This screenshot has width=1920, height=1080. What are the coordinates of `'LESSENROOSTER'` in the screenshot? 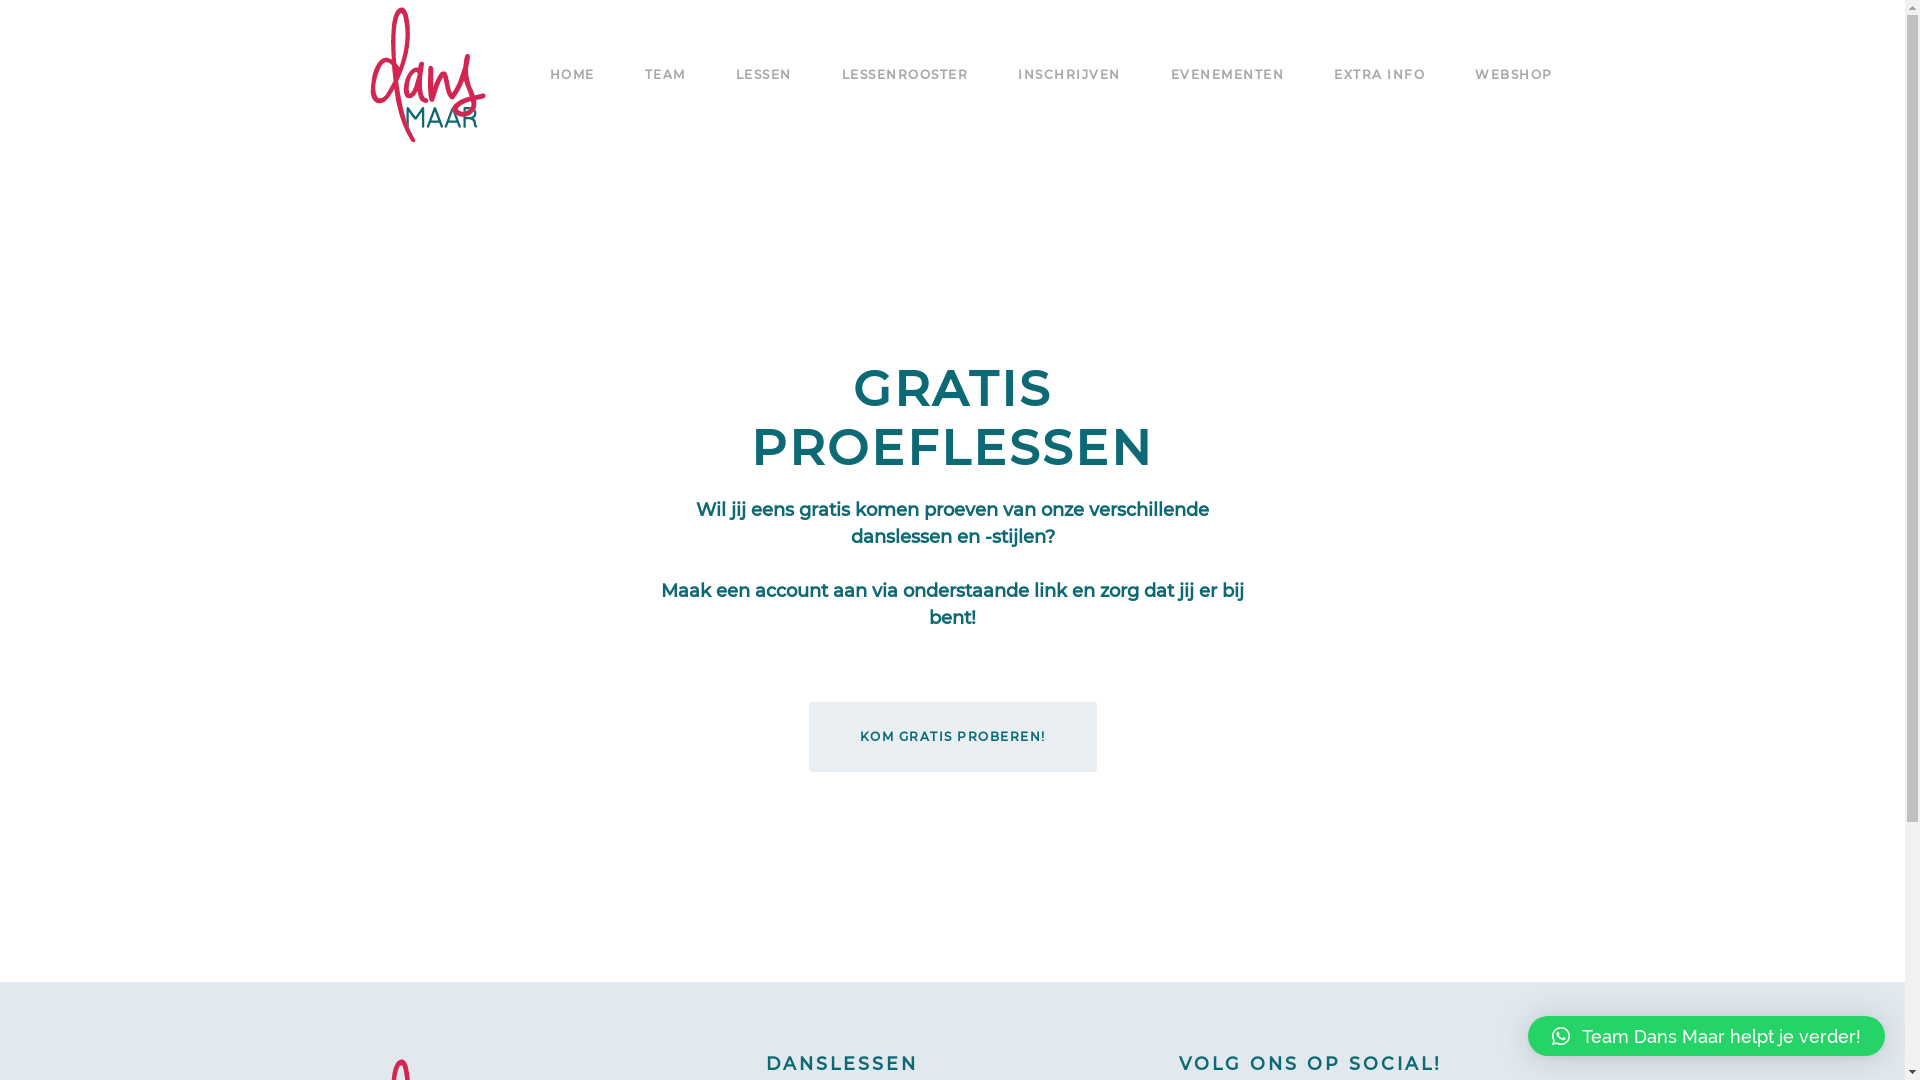 It's located at (841, 73).